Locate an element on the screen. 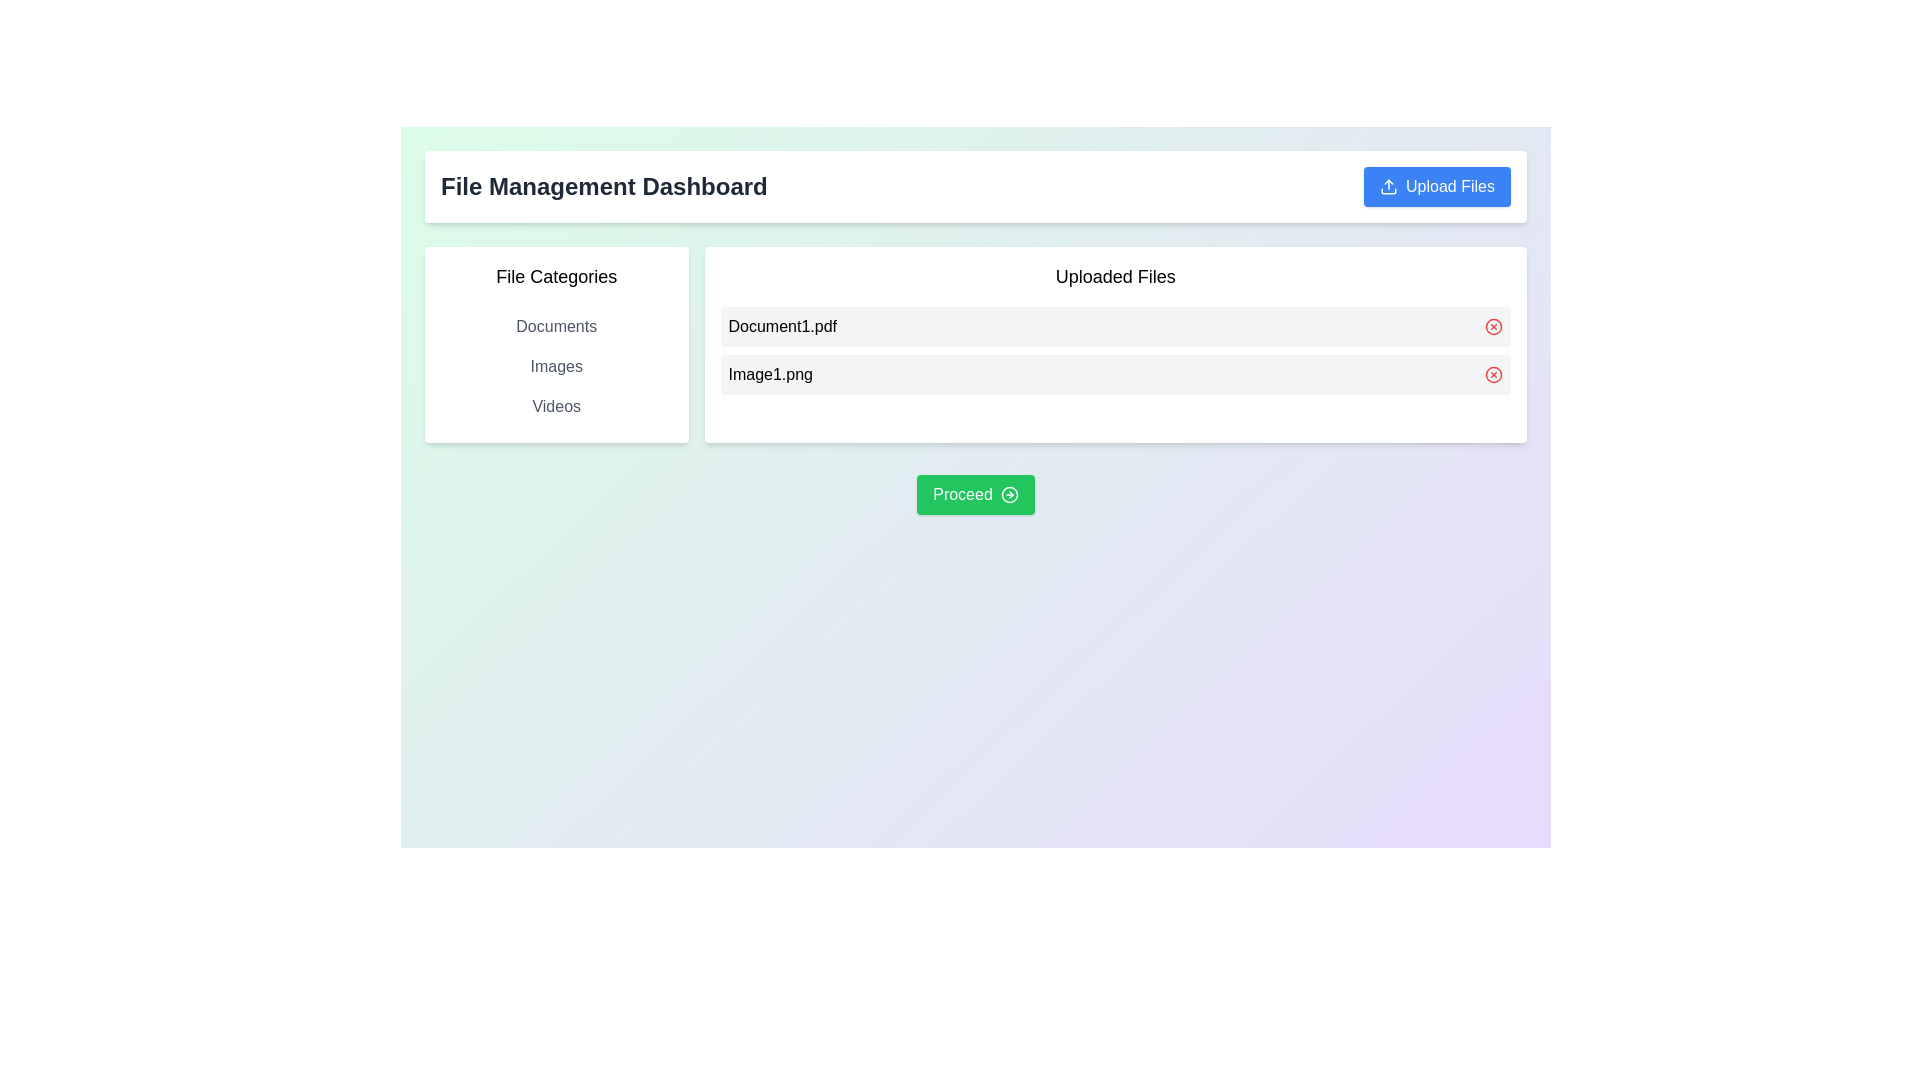 The width and height of the screenshot is (1920, 1080). the text label displaying the filename 'Image1.png', which is the second item in the 'Uploaded Files' section of the file management dashboard is located at coordinates (769, 374).